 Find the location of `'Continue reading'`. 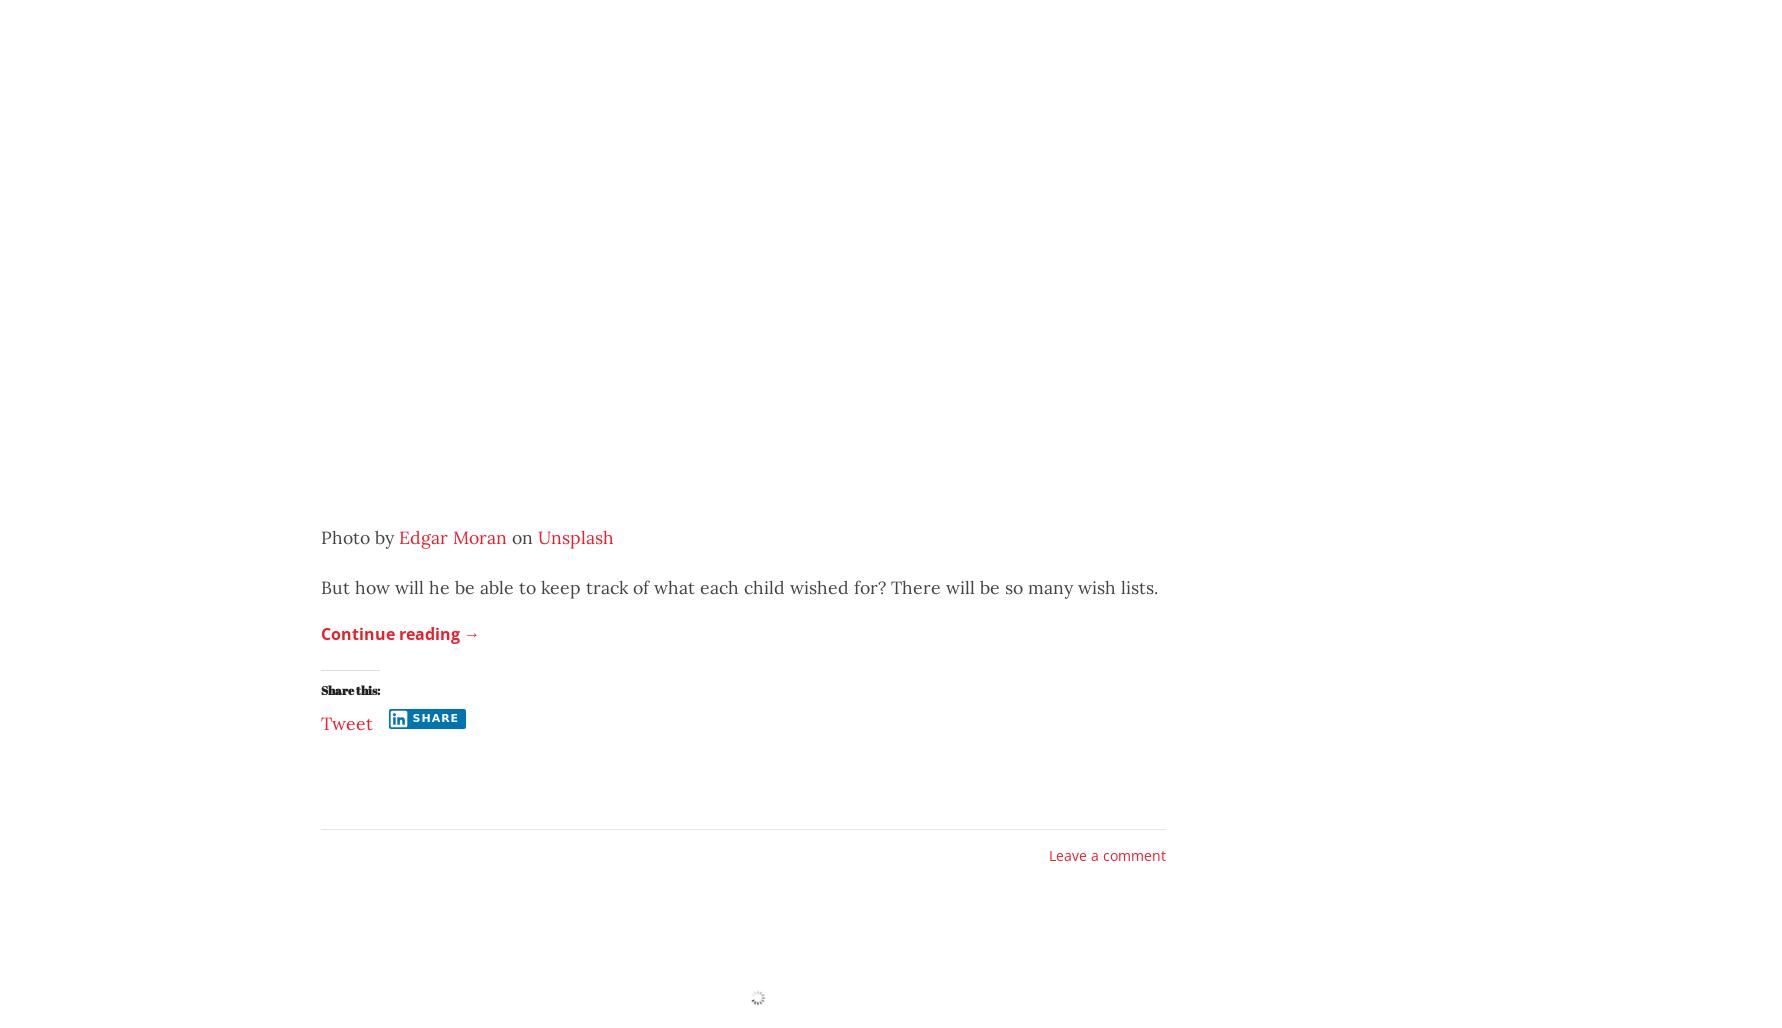

'Continue reading' is located at coordinates (319, 632).